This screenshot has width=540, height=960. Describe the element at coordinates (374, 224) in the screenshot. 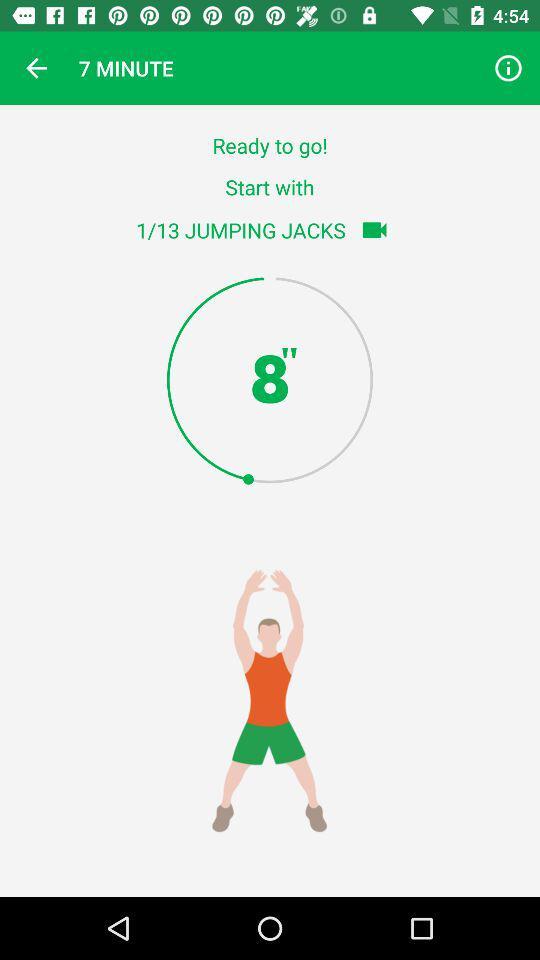

I see `the videocam icon` at that location.